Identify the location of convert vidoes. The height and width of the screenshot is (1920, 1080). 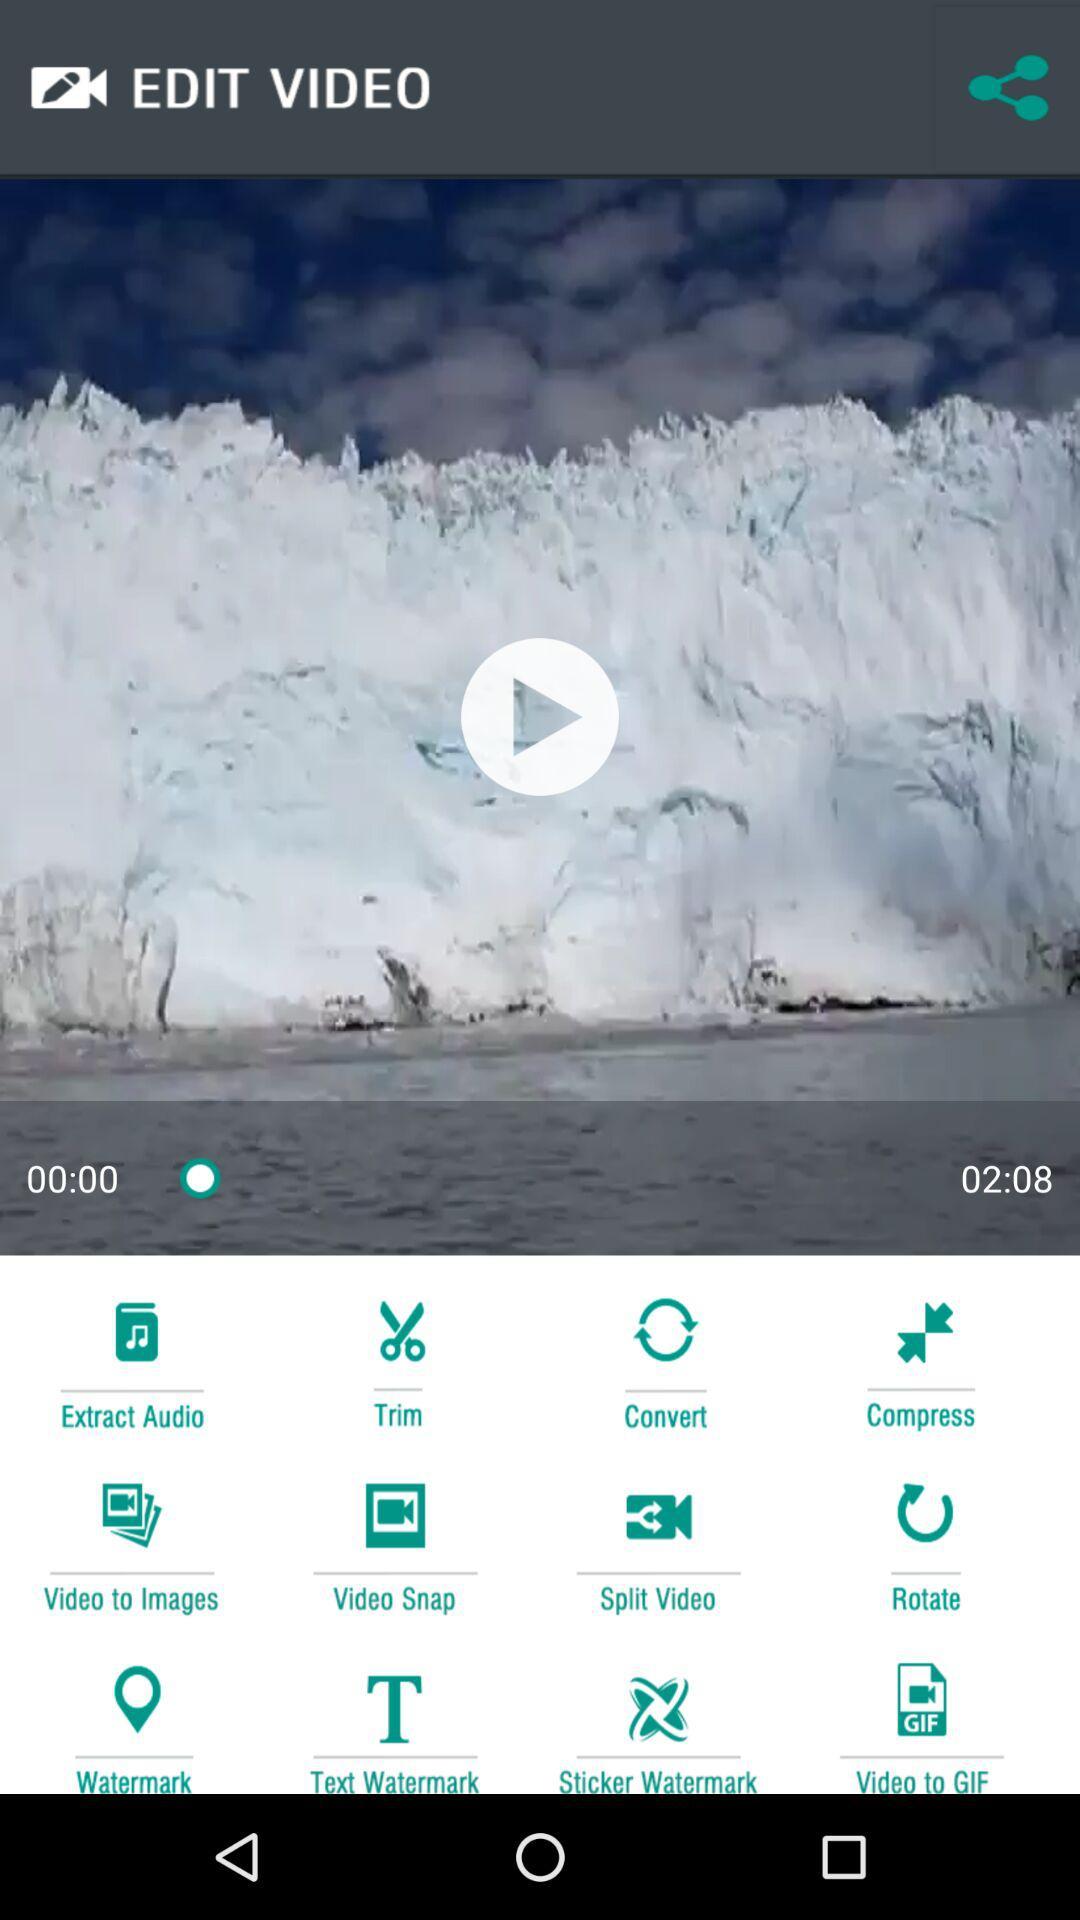
(131, 1544).